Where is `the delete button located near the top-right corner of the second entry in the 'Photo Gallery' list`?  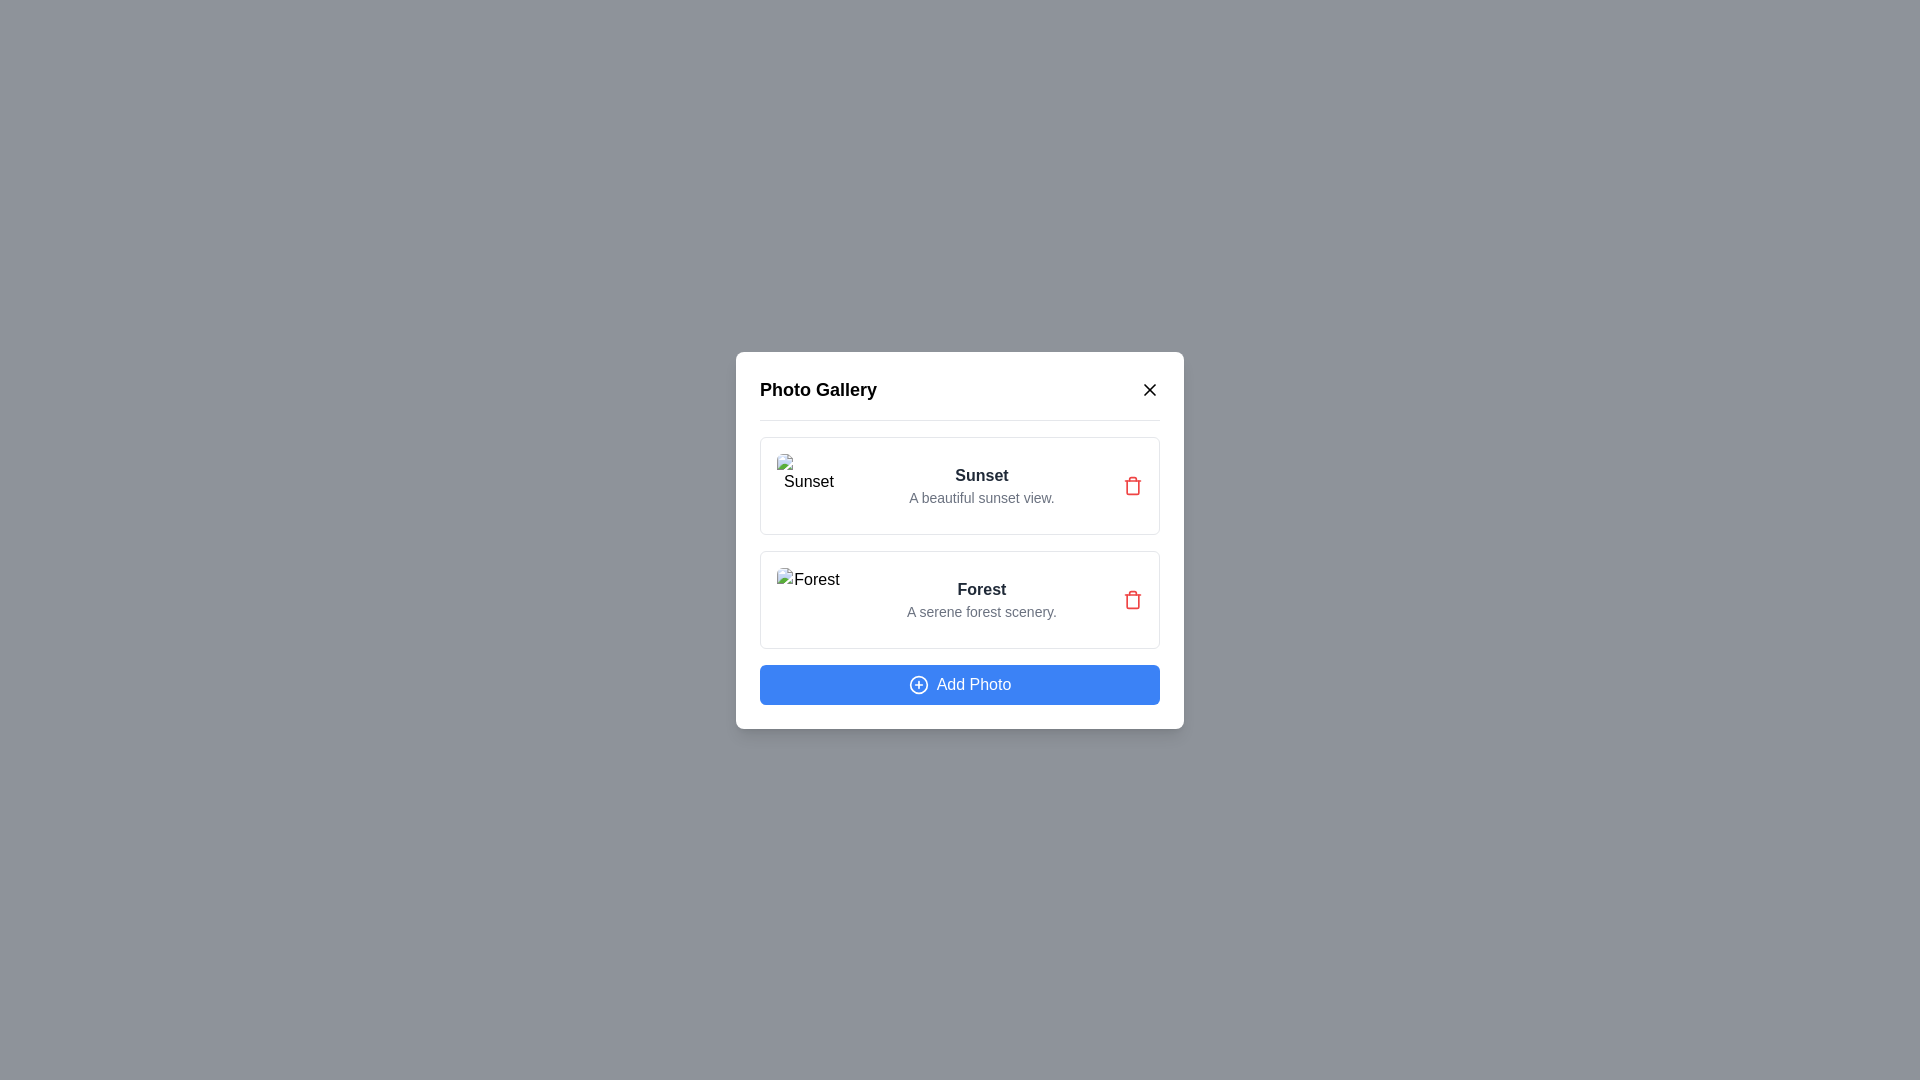 the delete button located near the top-right corner of the second entry in the 'Photo Gallery' list is located at coordinates (1132, 597).